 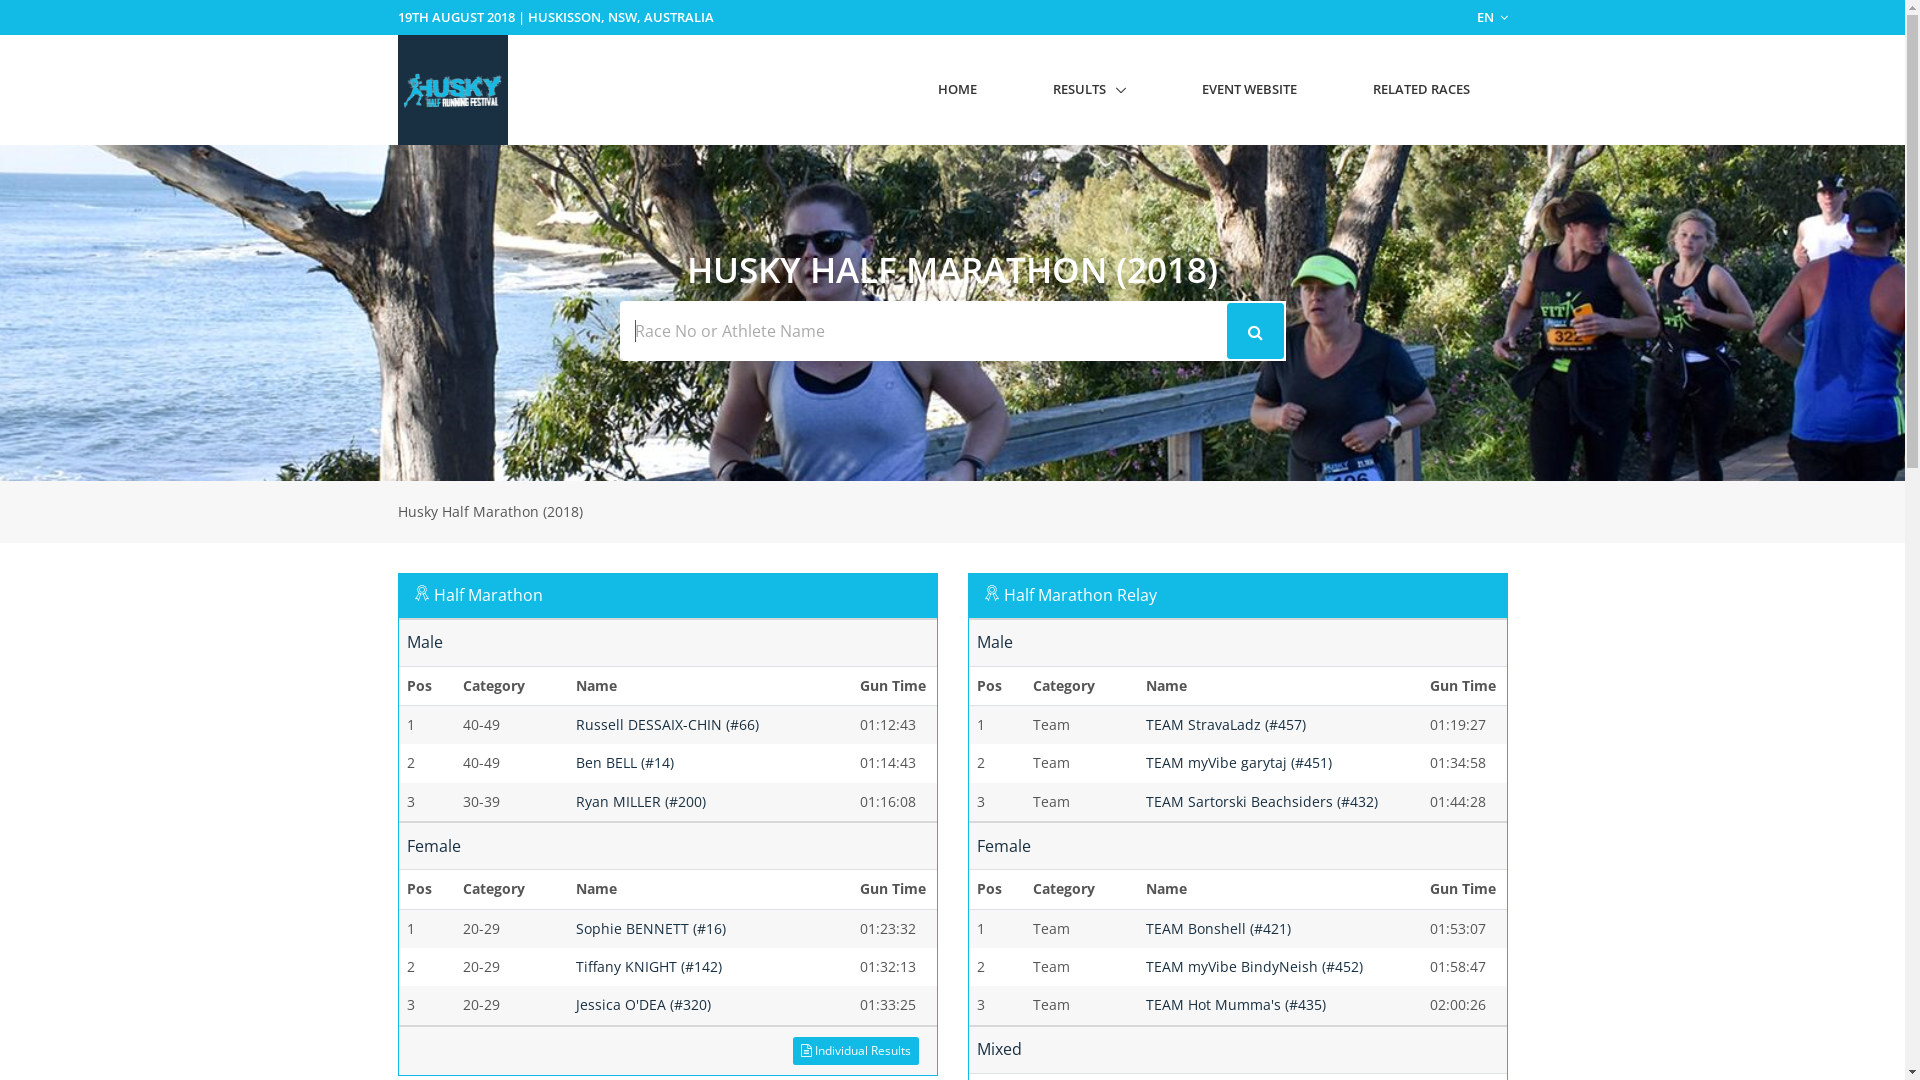 What do you see at coordinates (422, 641) in the screenshot?
I see `'Male'` at bounding box center [422, 641].